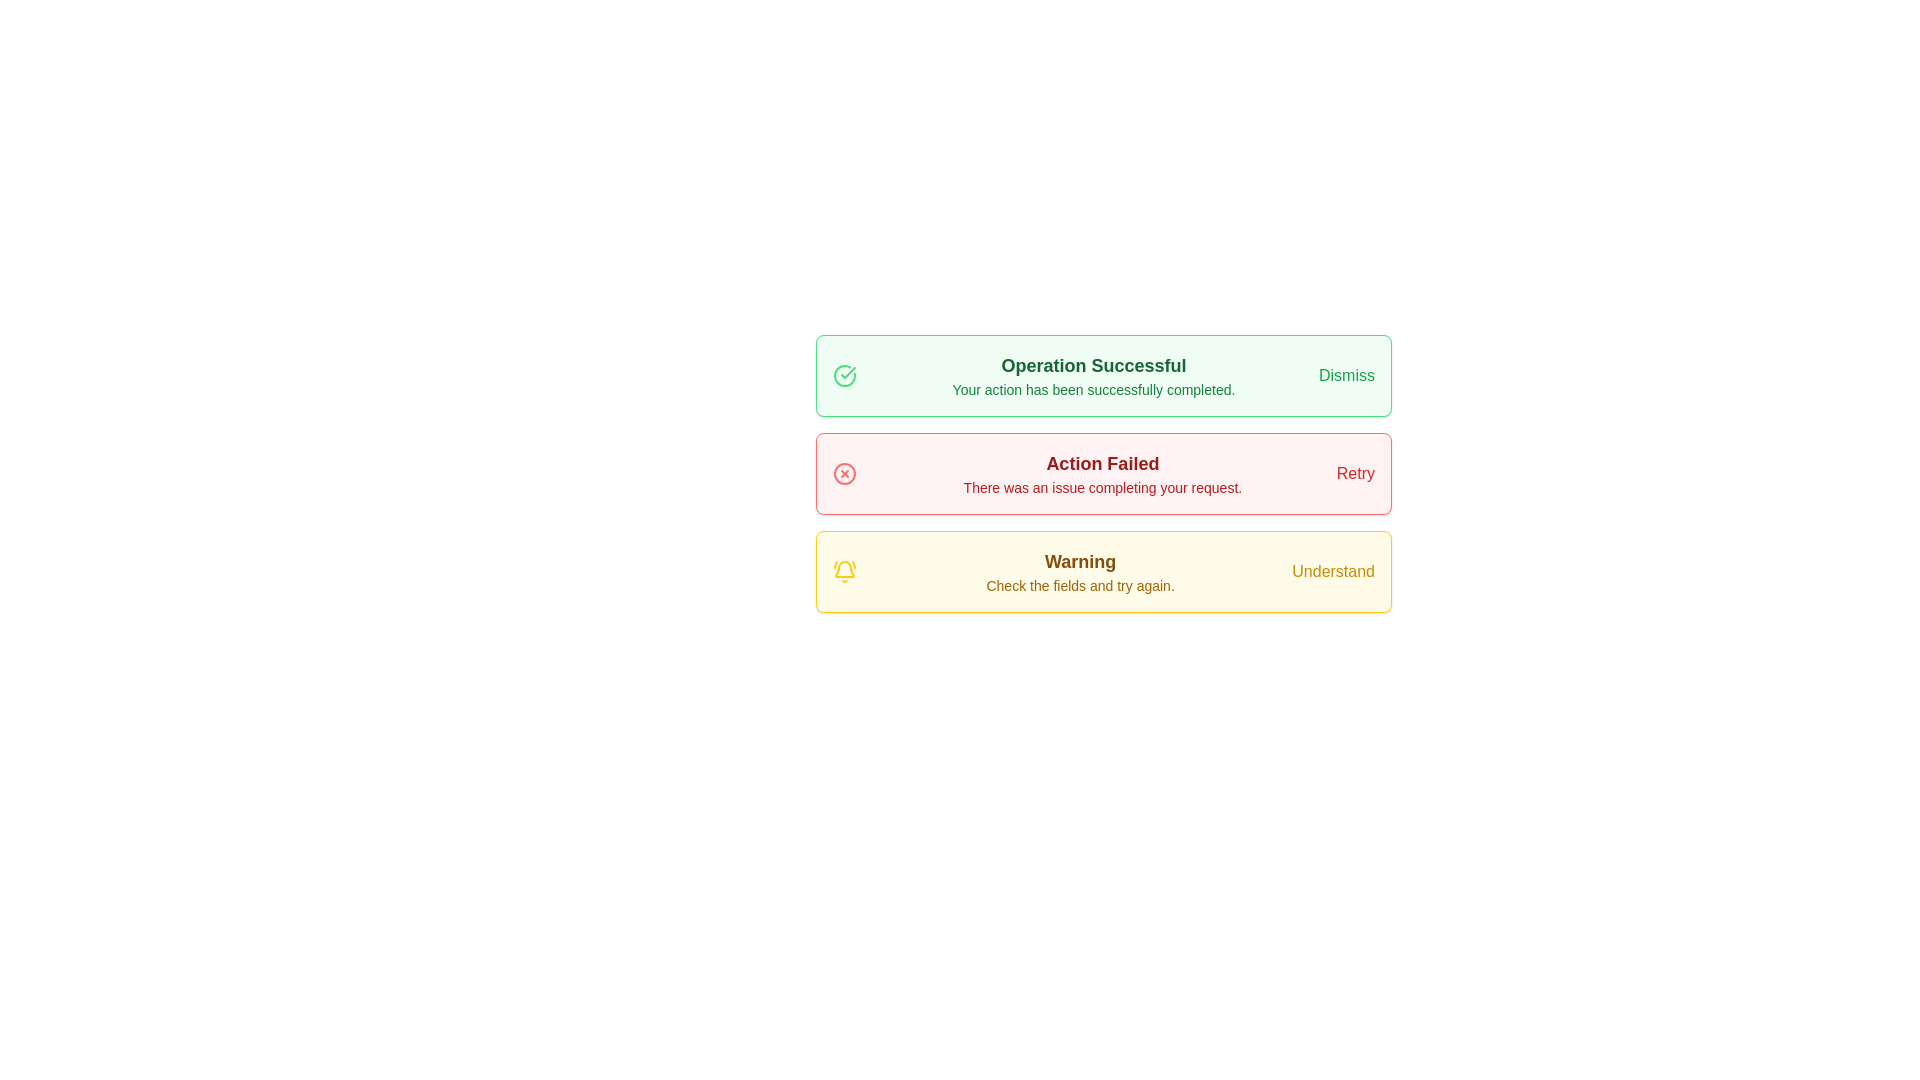  What do you see at coordinates (844, 474) in the screenshot?
I see `the error icon located to the left of the 'There was an issue completing your request.' text in the 'Action Failed' notification segment` at bounding box center [844, 474].